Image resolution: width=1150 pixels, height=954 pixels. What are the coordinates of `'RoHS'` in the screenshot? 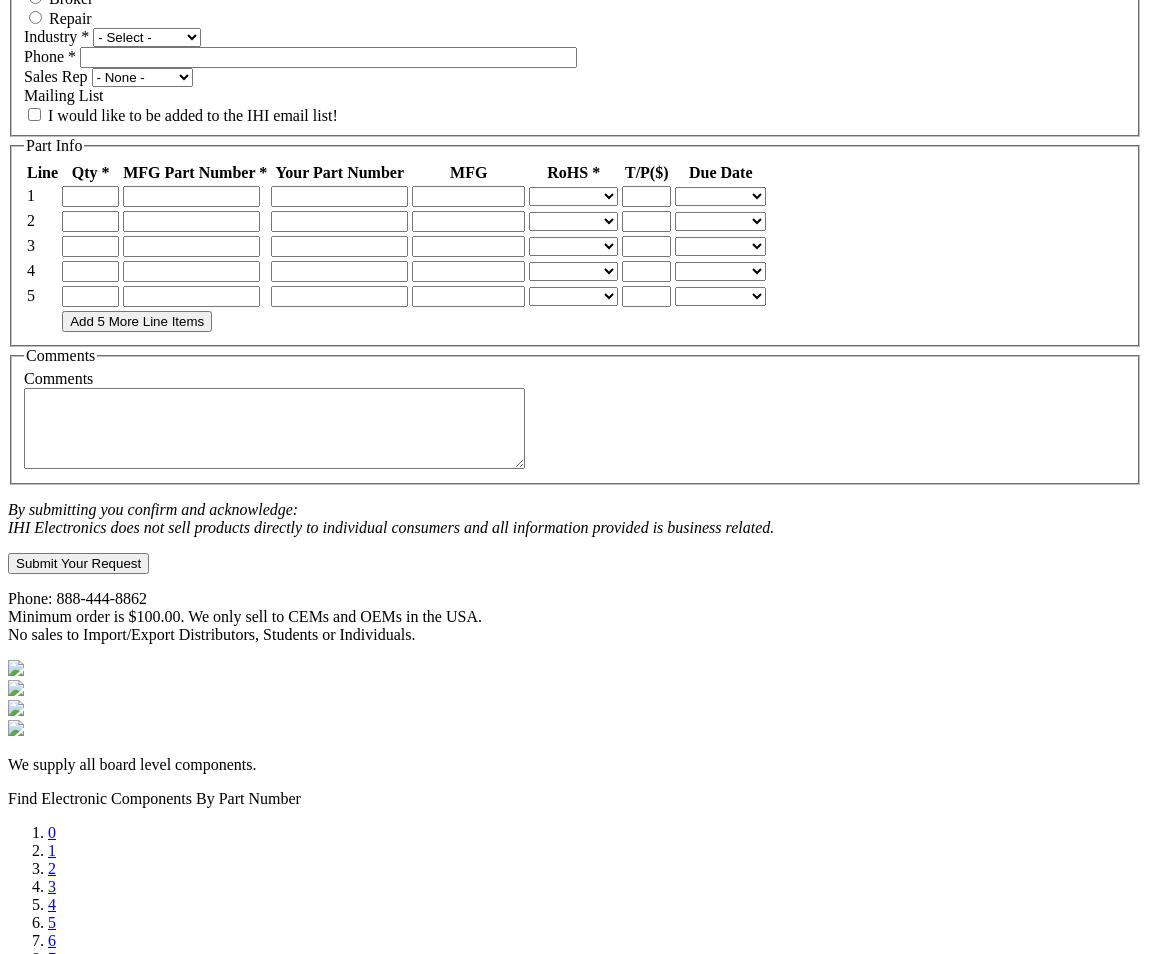 It's located at (569, 170).